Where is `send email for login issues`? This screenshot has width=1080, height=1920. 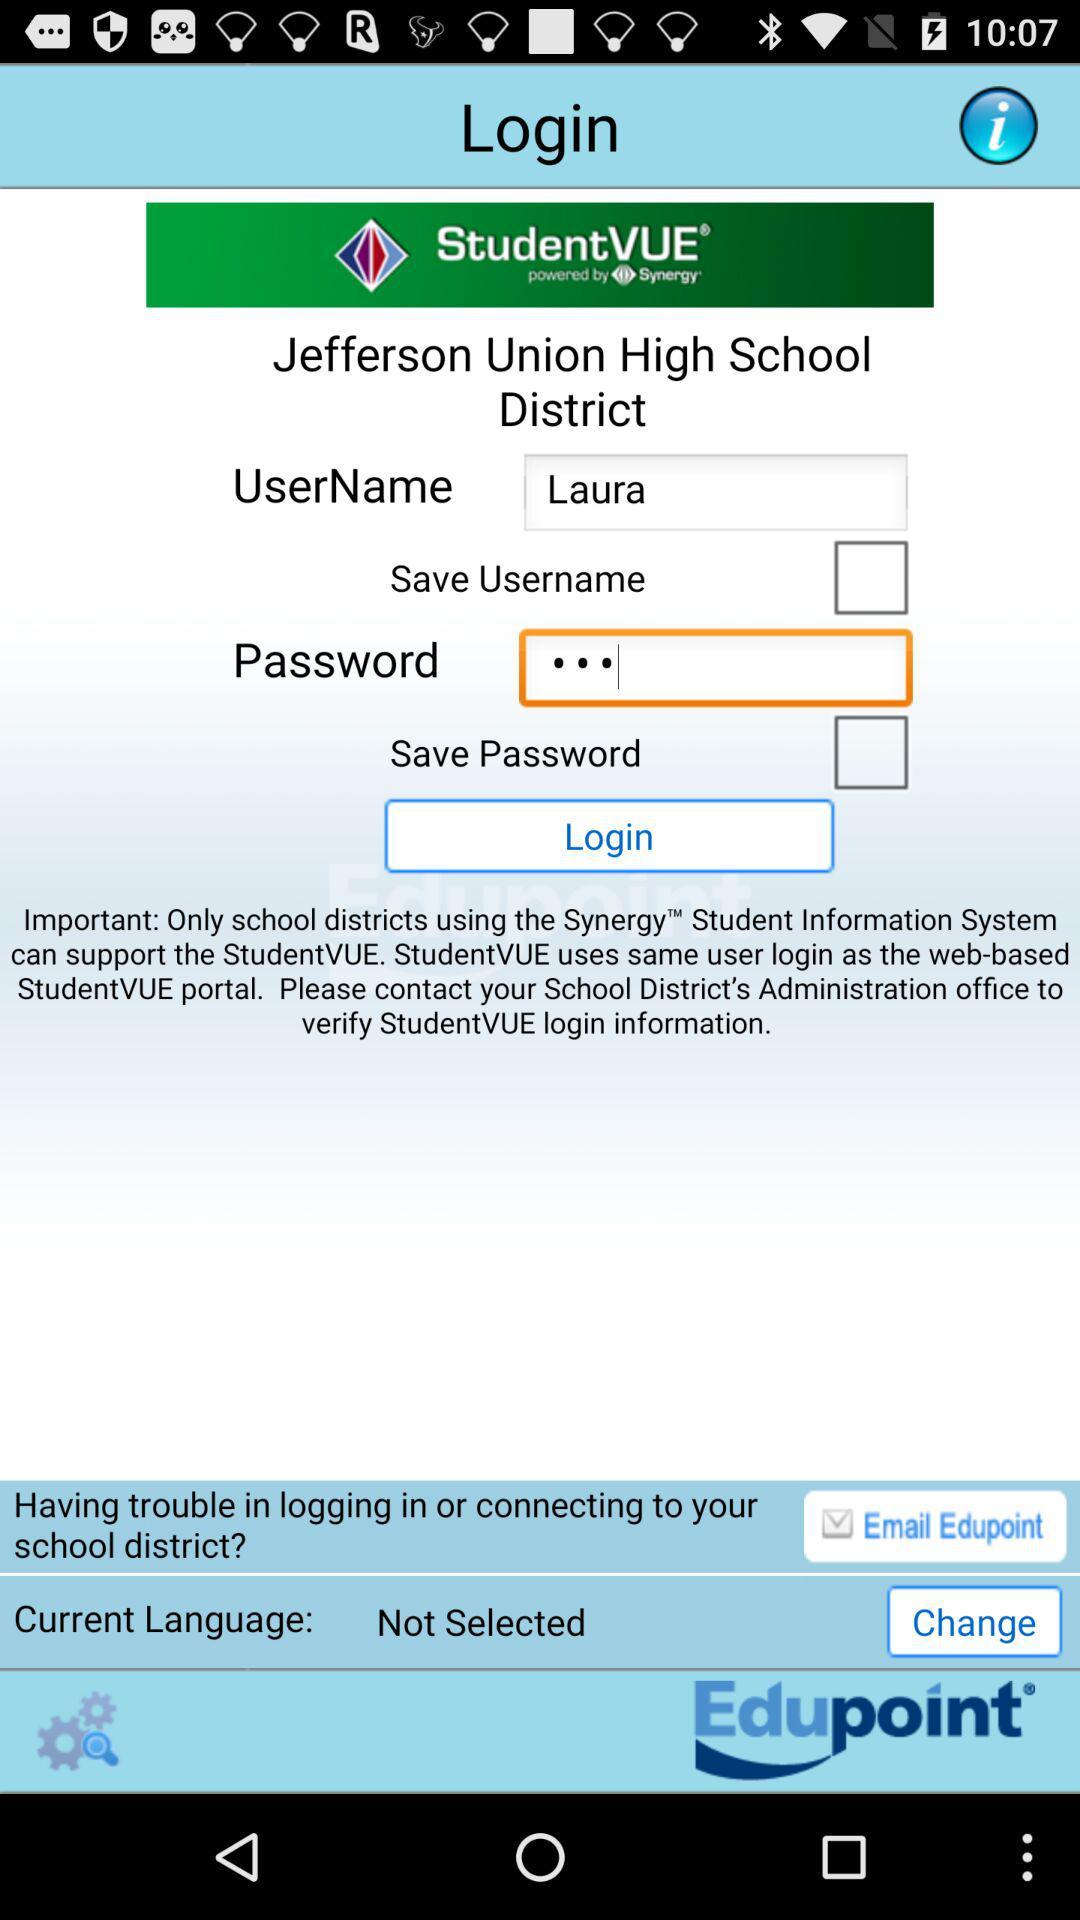
send email for login issues is located at coordinates (935, 1525).